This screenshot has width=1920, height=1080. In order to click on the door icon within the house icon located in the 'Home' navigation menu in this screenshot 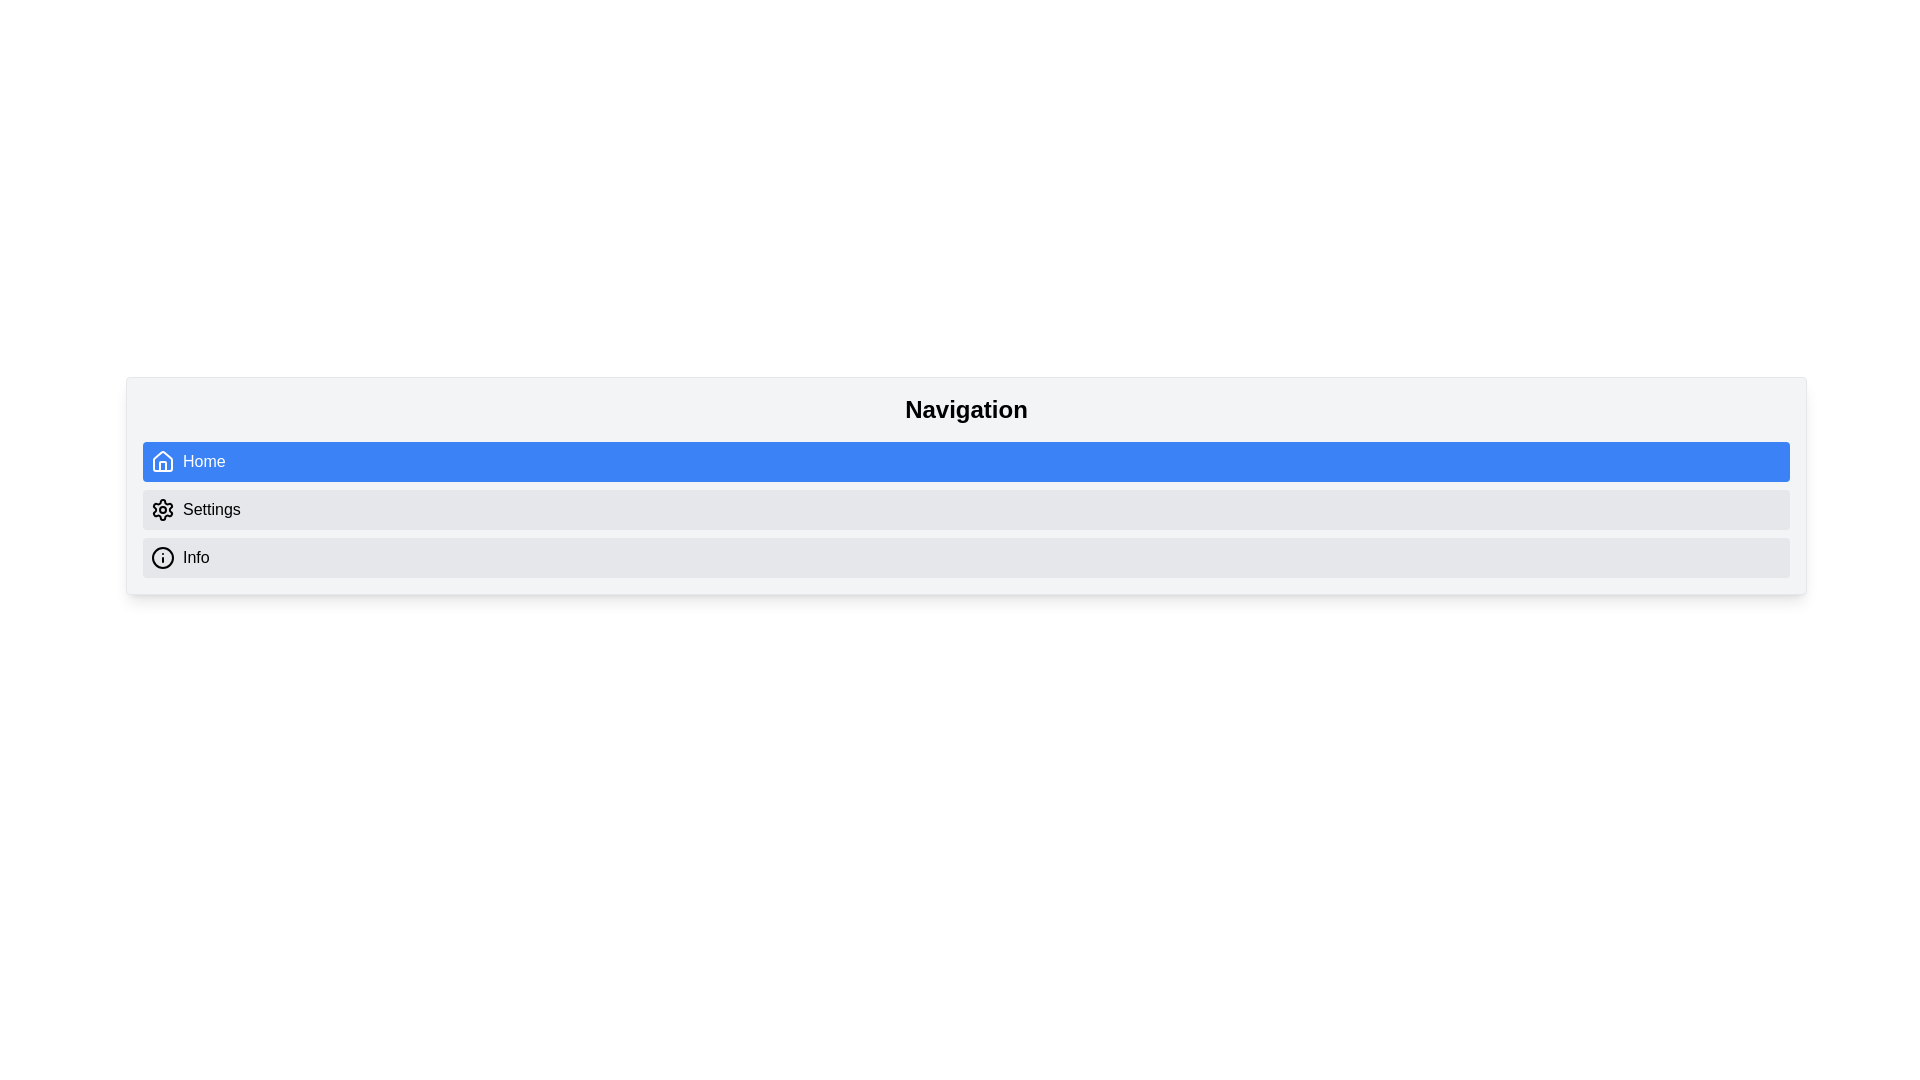, I will do `click(163, 466)`.